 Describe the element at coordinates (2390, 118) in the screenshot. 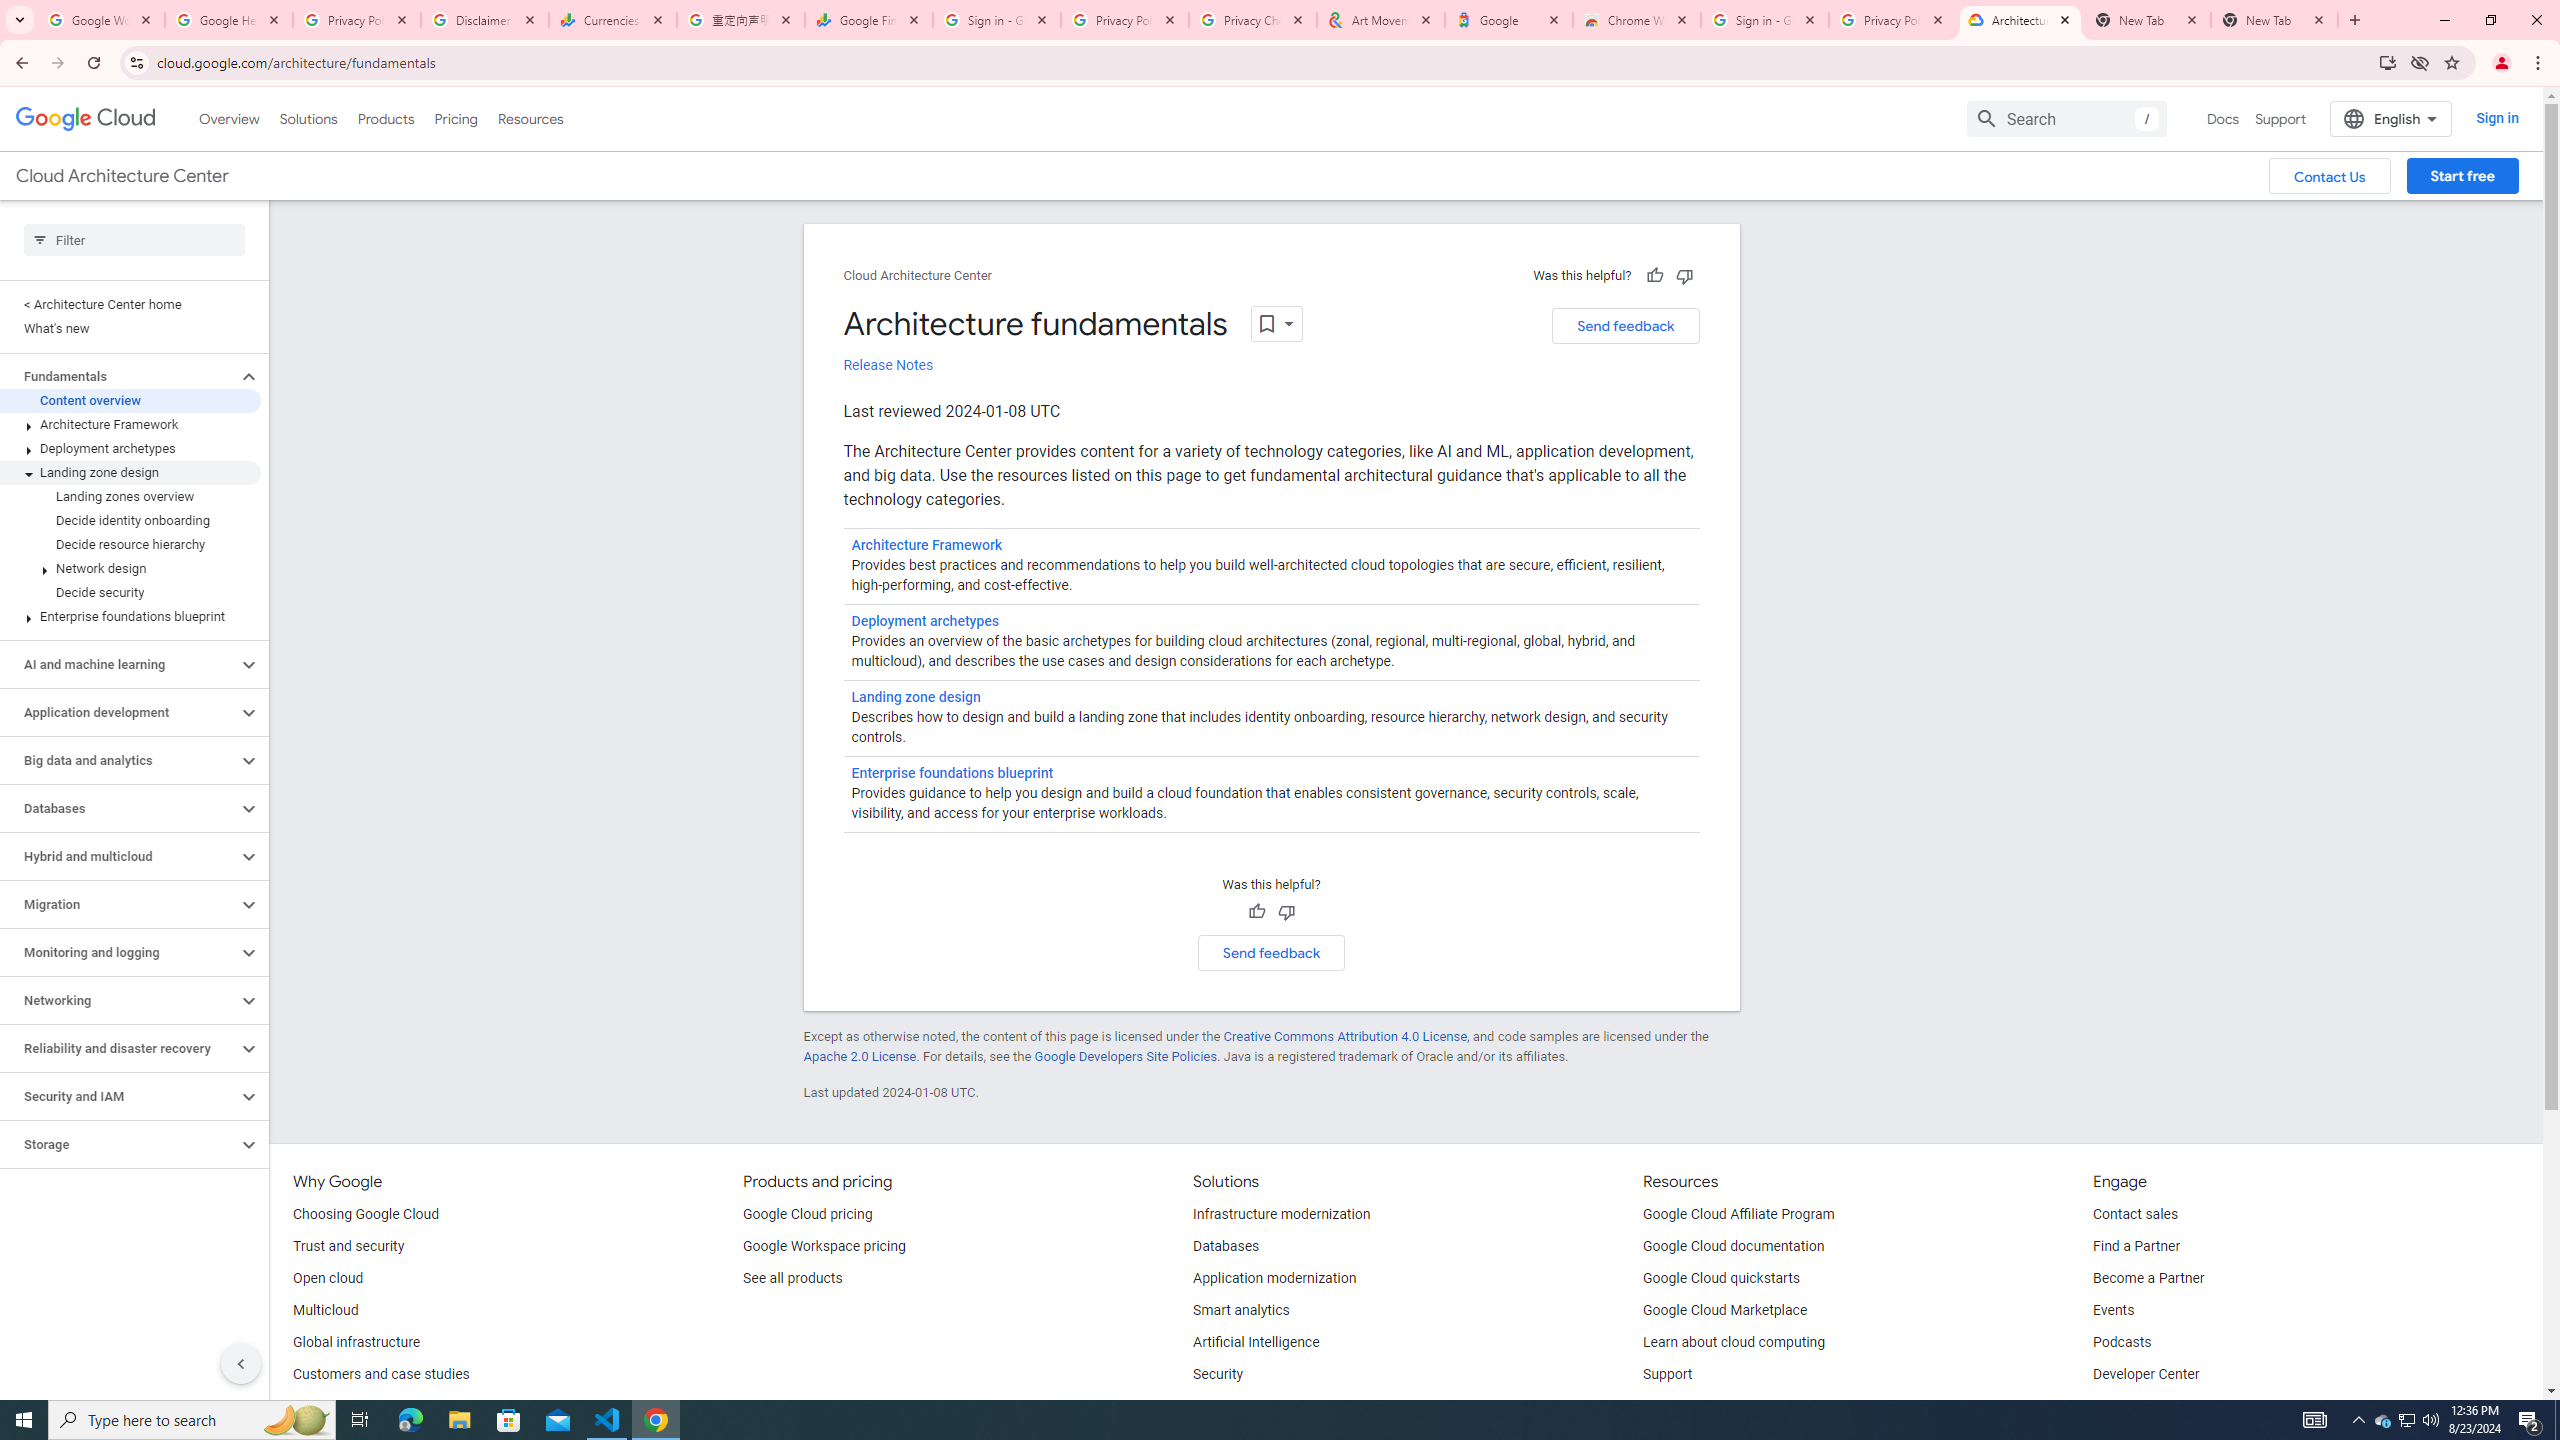

I see `'English'` at that location.